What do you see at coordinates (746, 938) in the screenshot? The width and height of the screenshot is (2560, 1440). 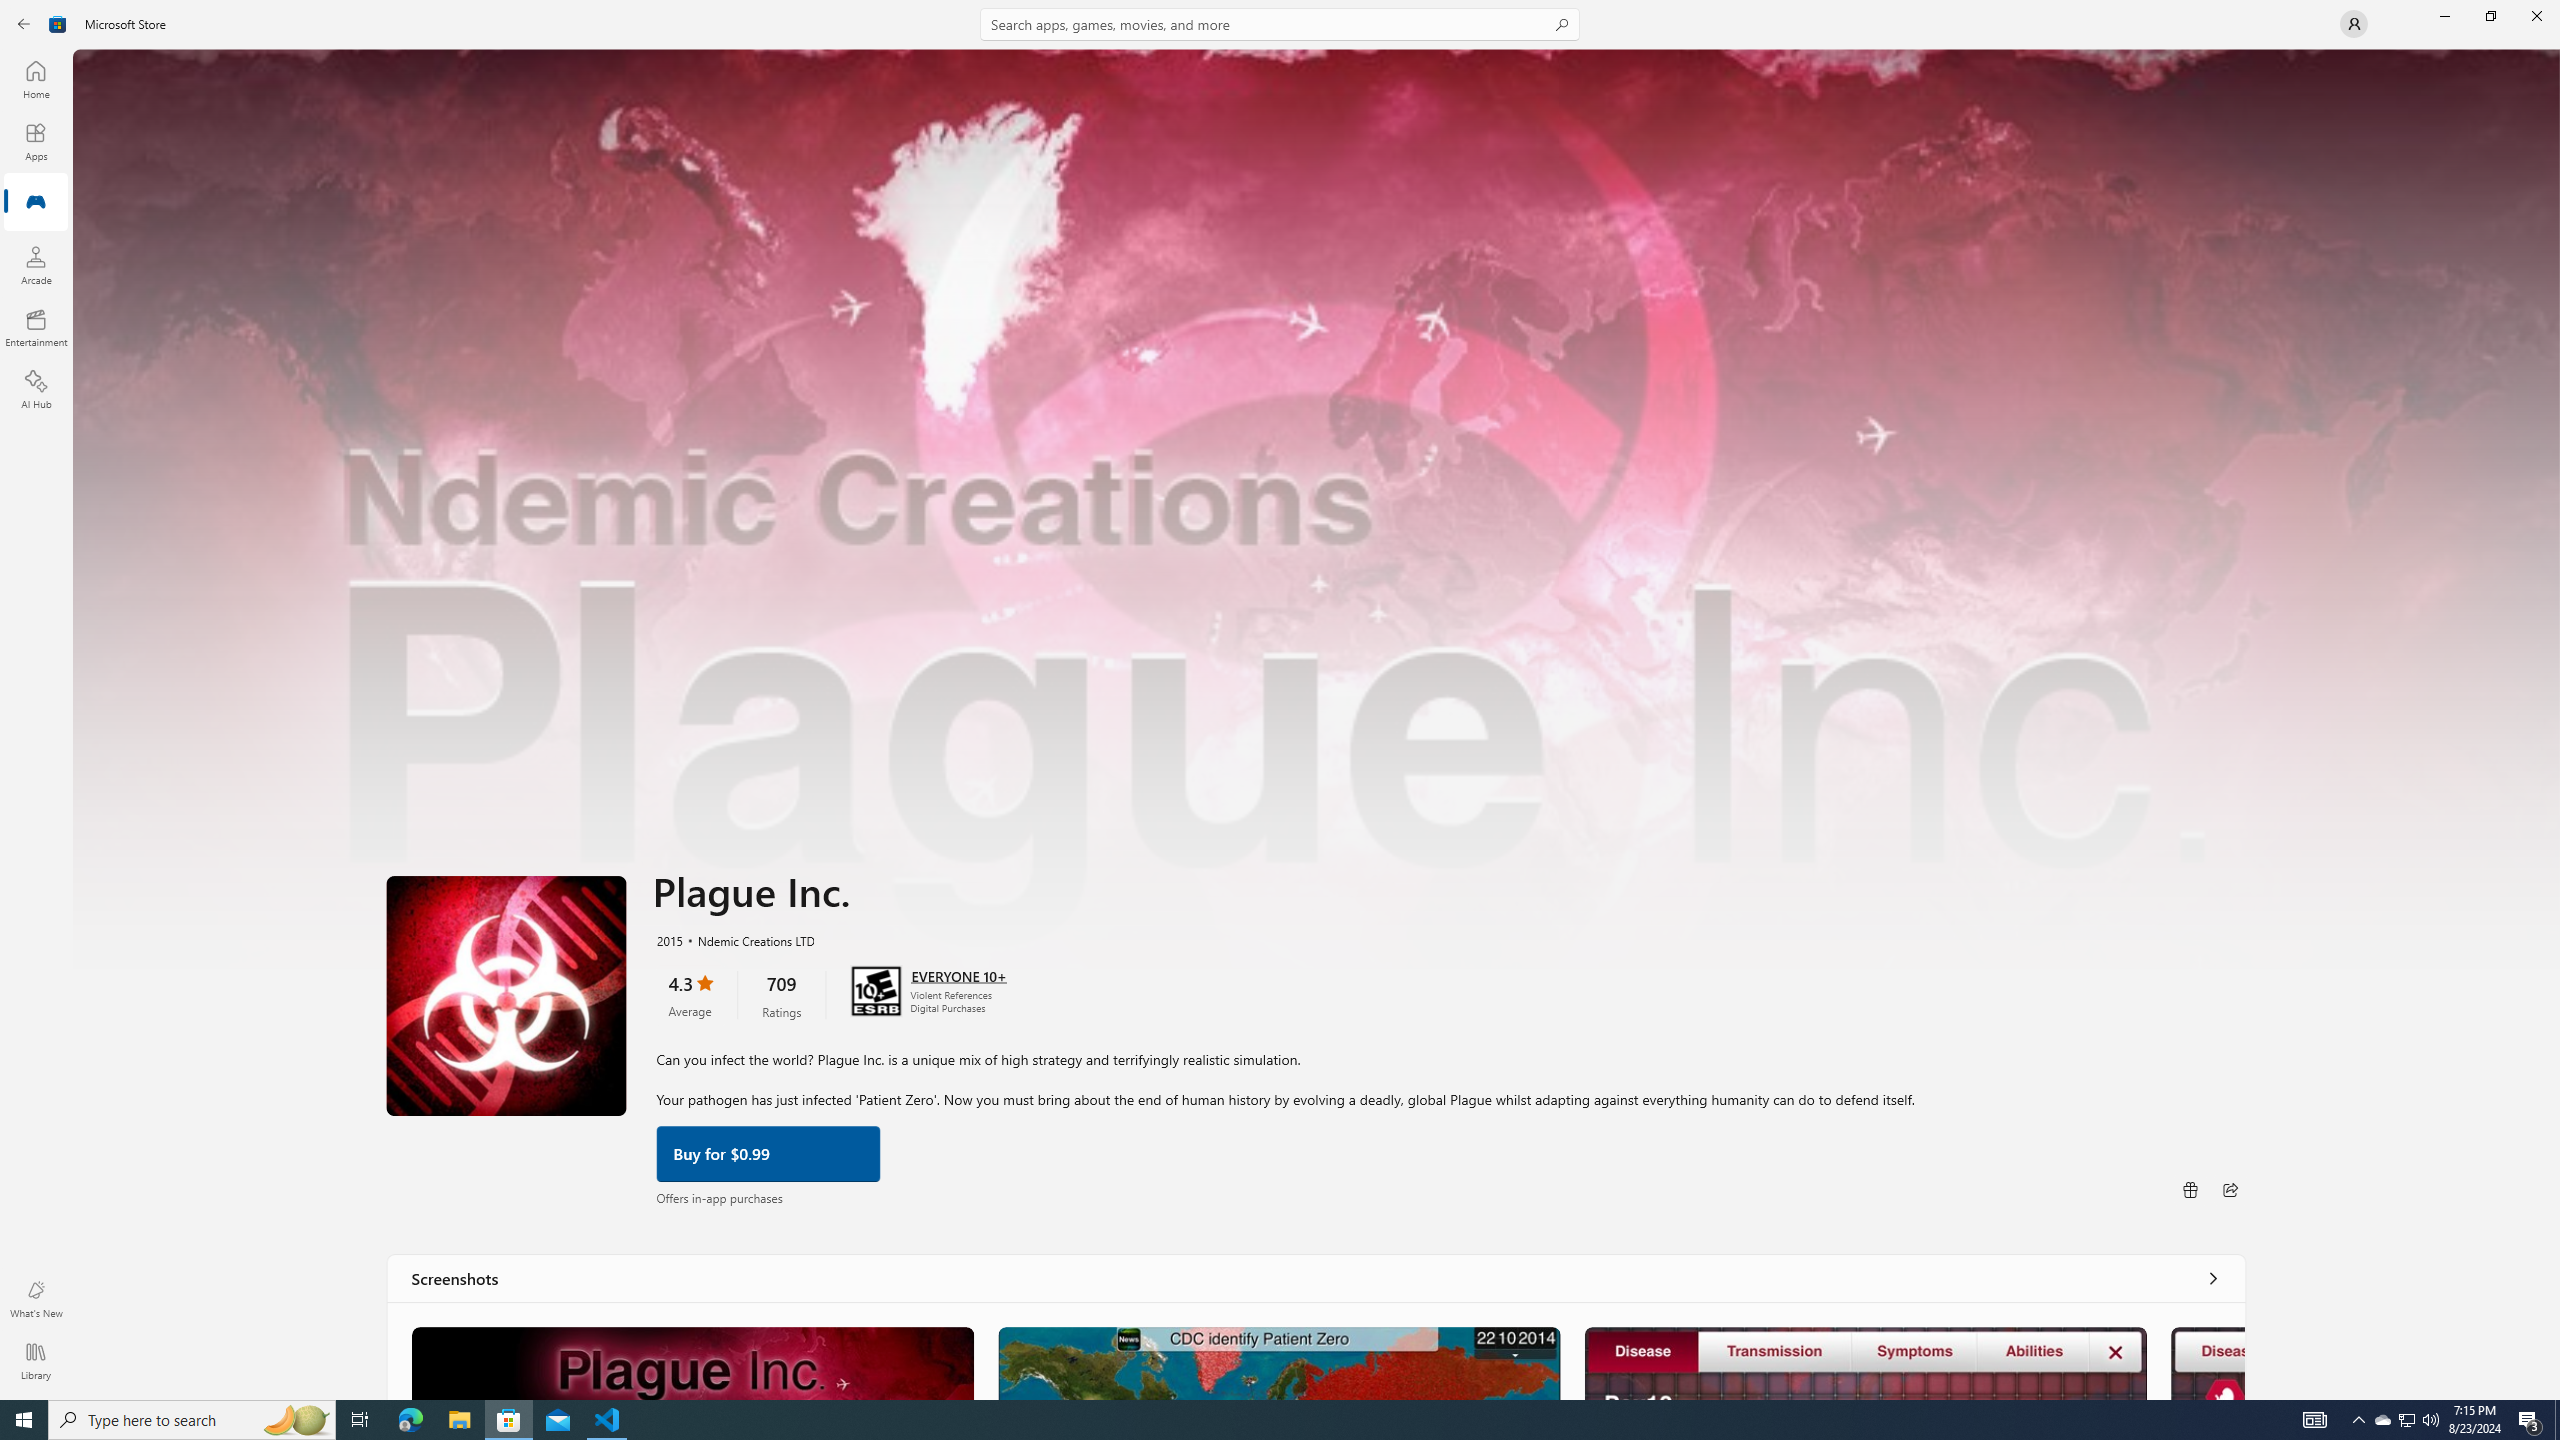 I see `'Ndemic Creations LTD'` at bounding box center [746, 938].